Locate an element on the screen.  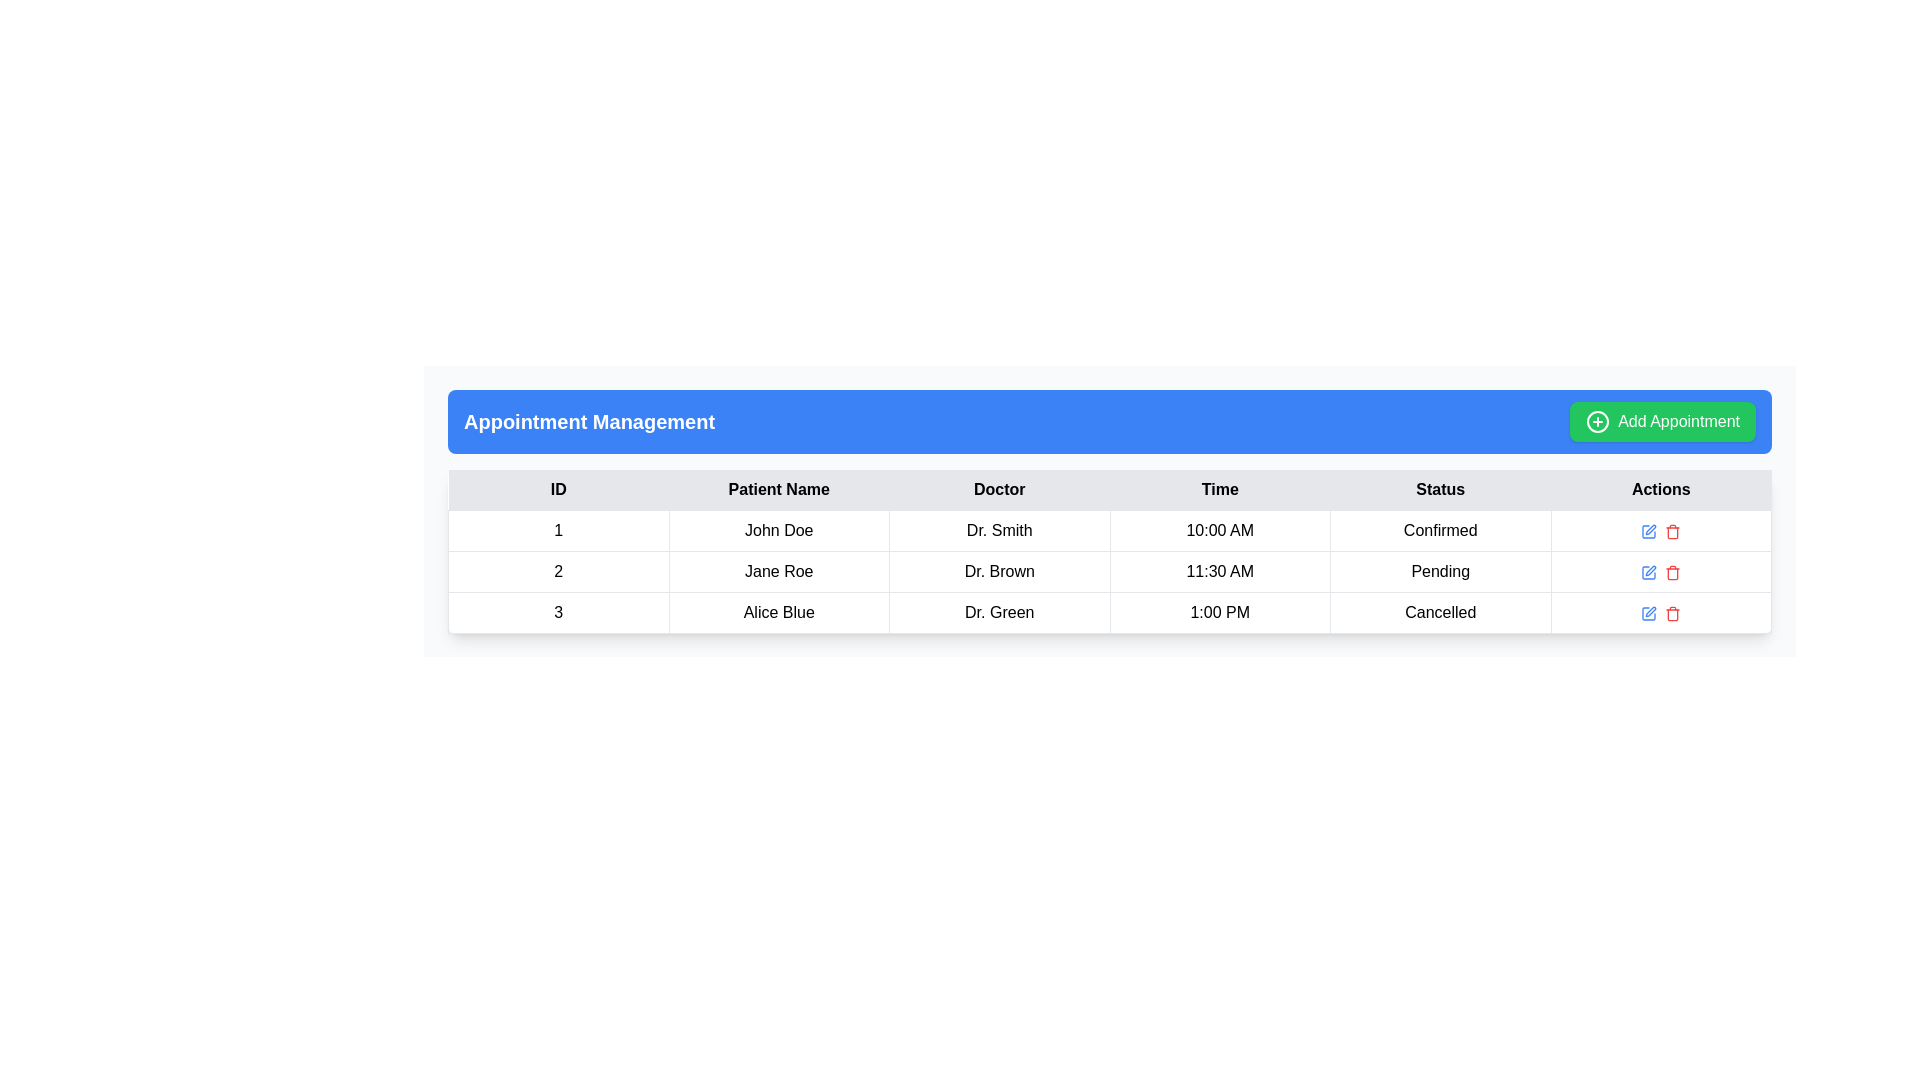
the Text label that serves as a column header for patient names in the appointments table, positioned between the 'ID' and 'Doctor' columns is located at coordinates (778, 490).